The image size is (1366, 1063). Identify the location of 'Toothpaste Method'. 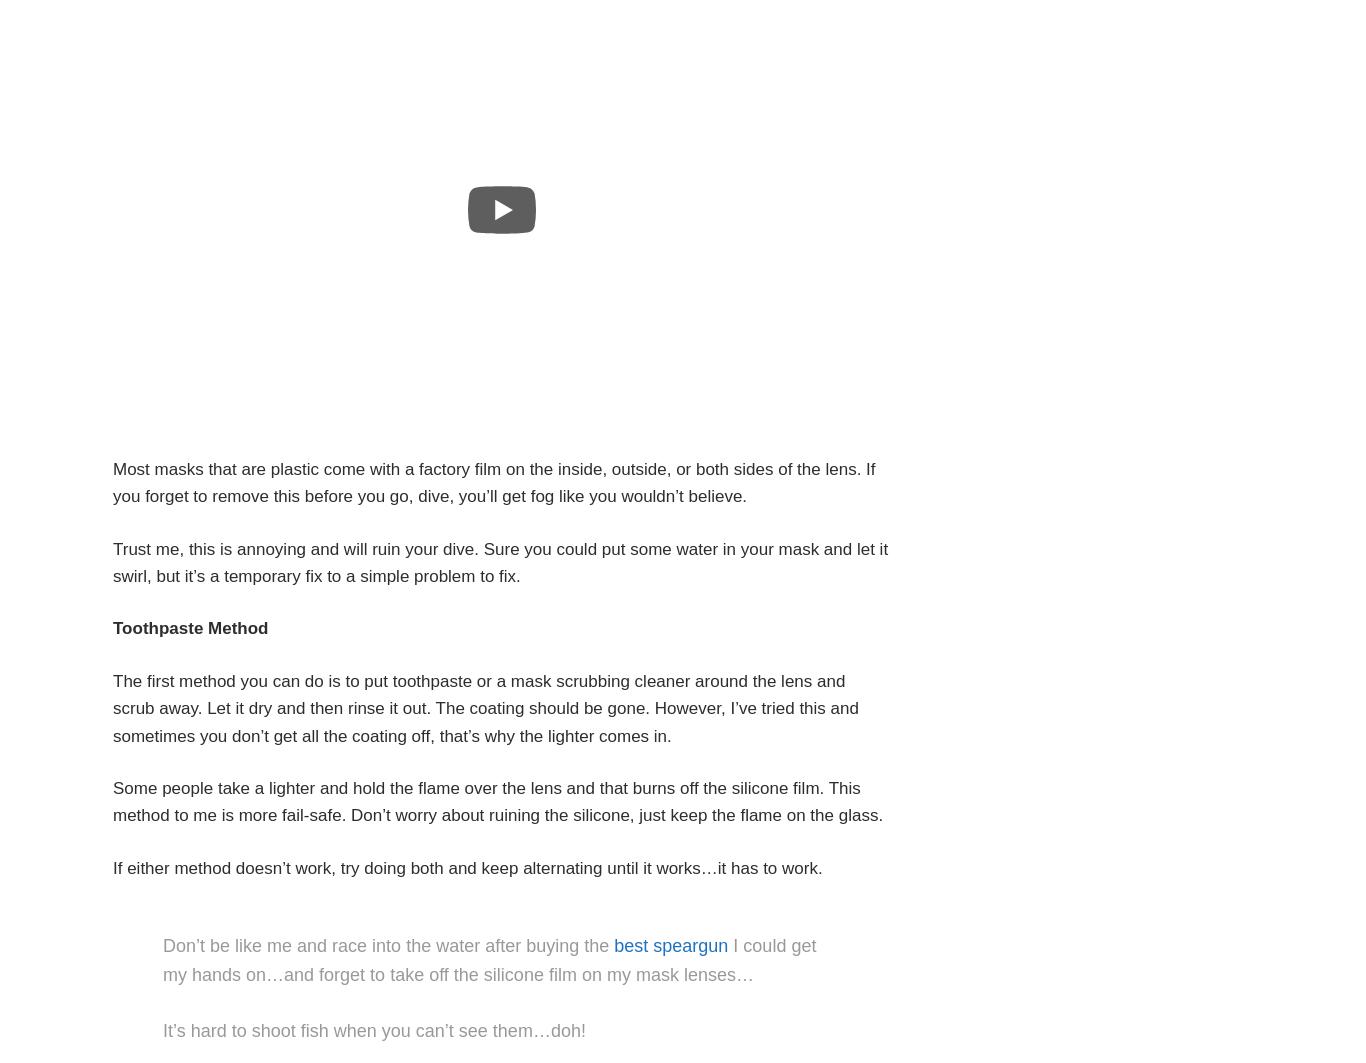
(189, 627).